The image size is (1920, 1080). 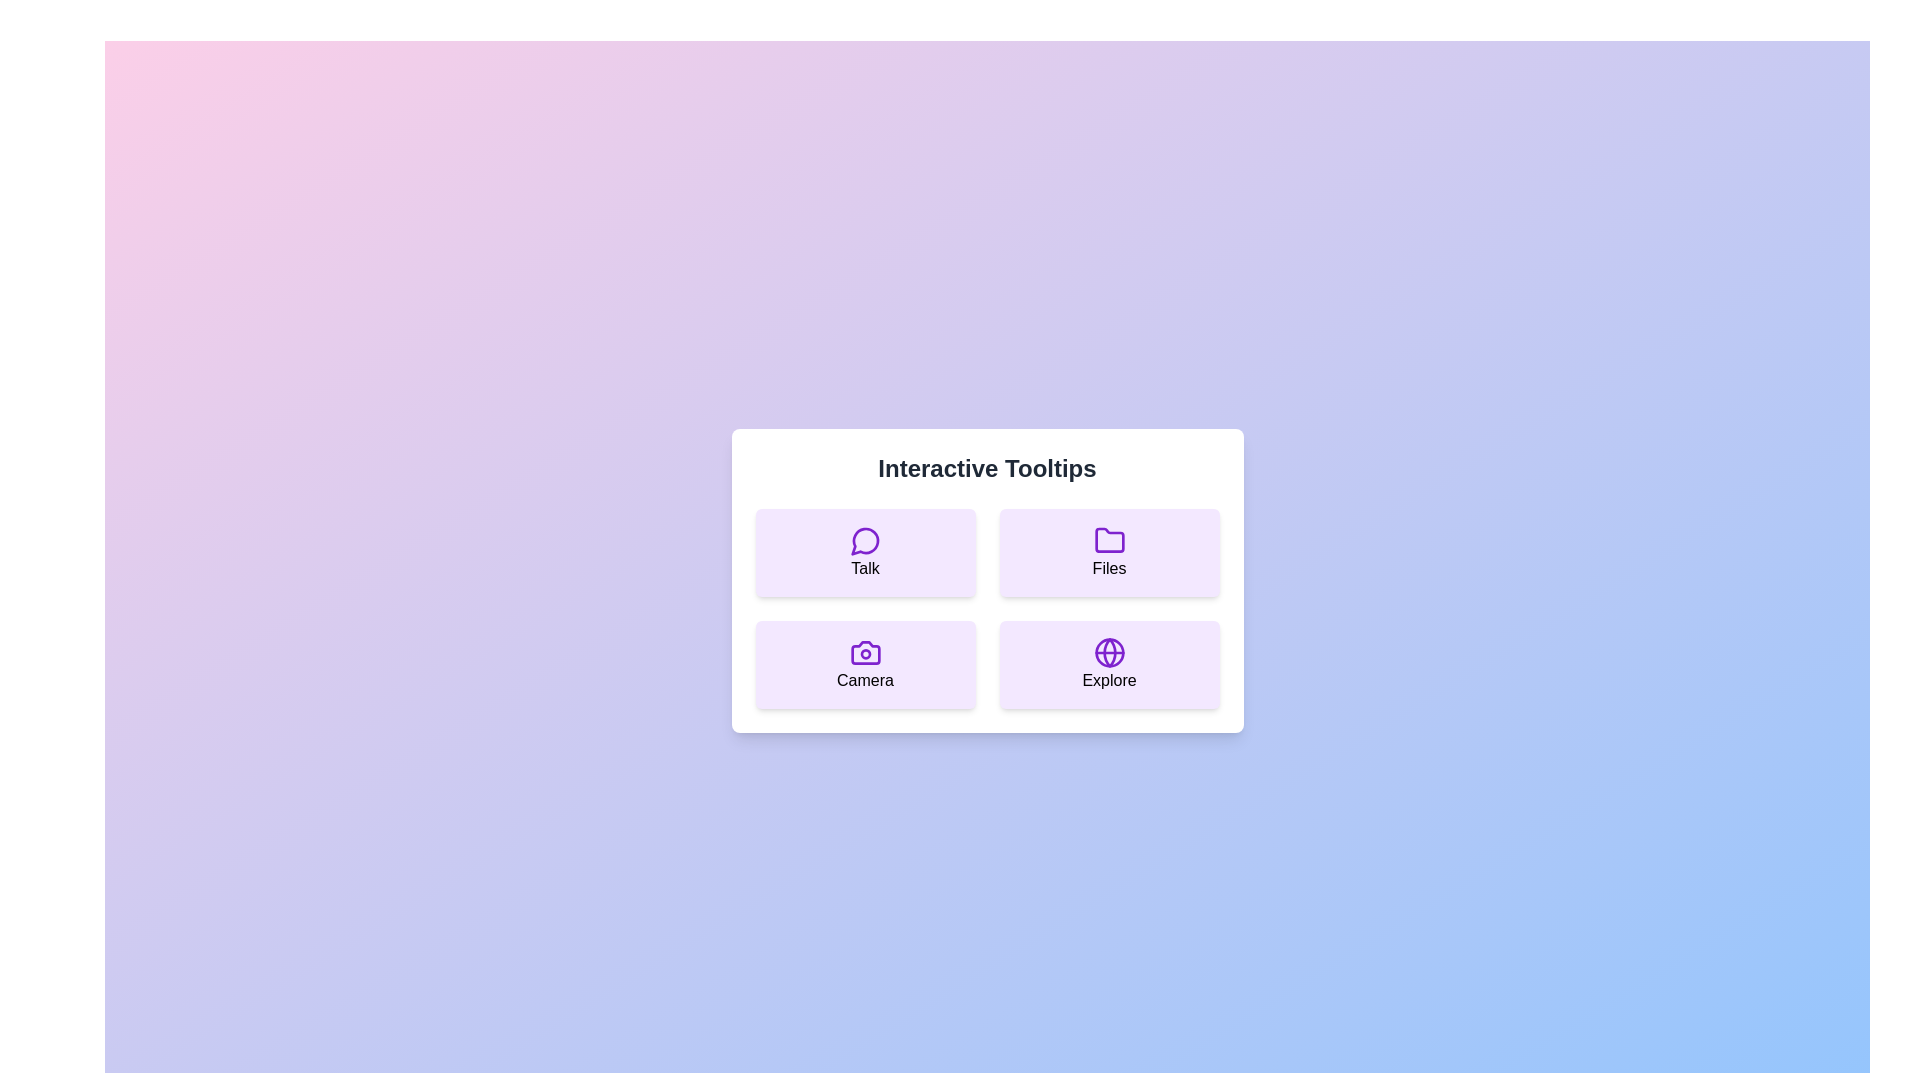 I want to click on the speech bubble icon with a circular highlight inside, styled in purple, located at the top-left of the tooltip options above the text 'Talk', so click(x=865, y=540).